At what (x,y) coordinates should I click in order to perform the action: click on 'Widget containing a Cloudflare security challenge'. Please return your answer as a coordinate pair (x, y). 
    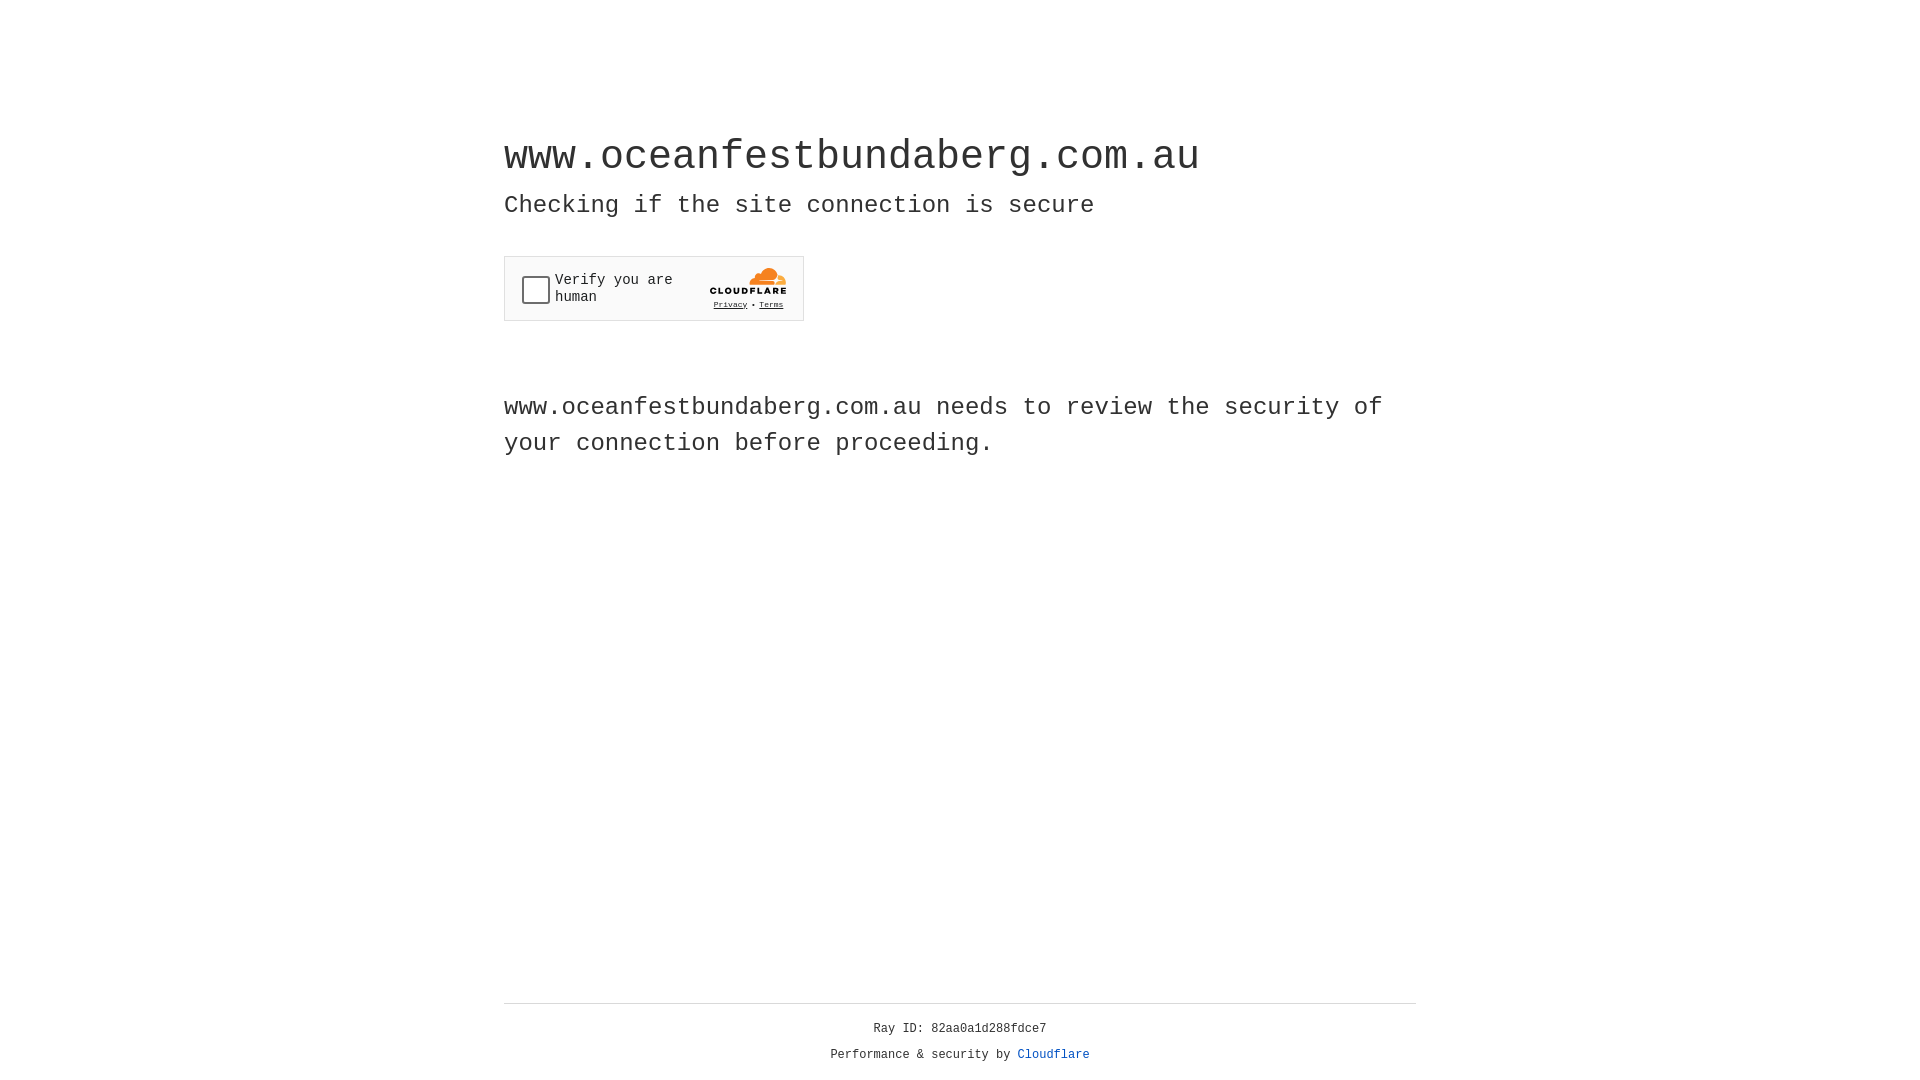
    Looking at the image, I should click on (653, 288).